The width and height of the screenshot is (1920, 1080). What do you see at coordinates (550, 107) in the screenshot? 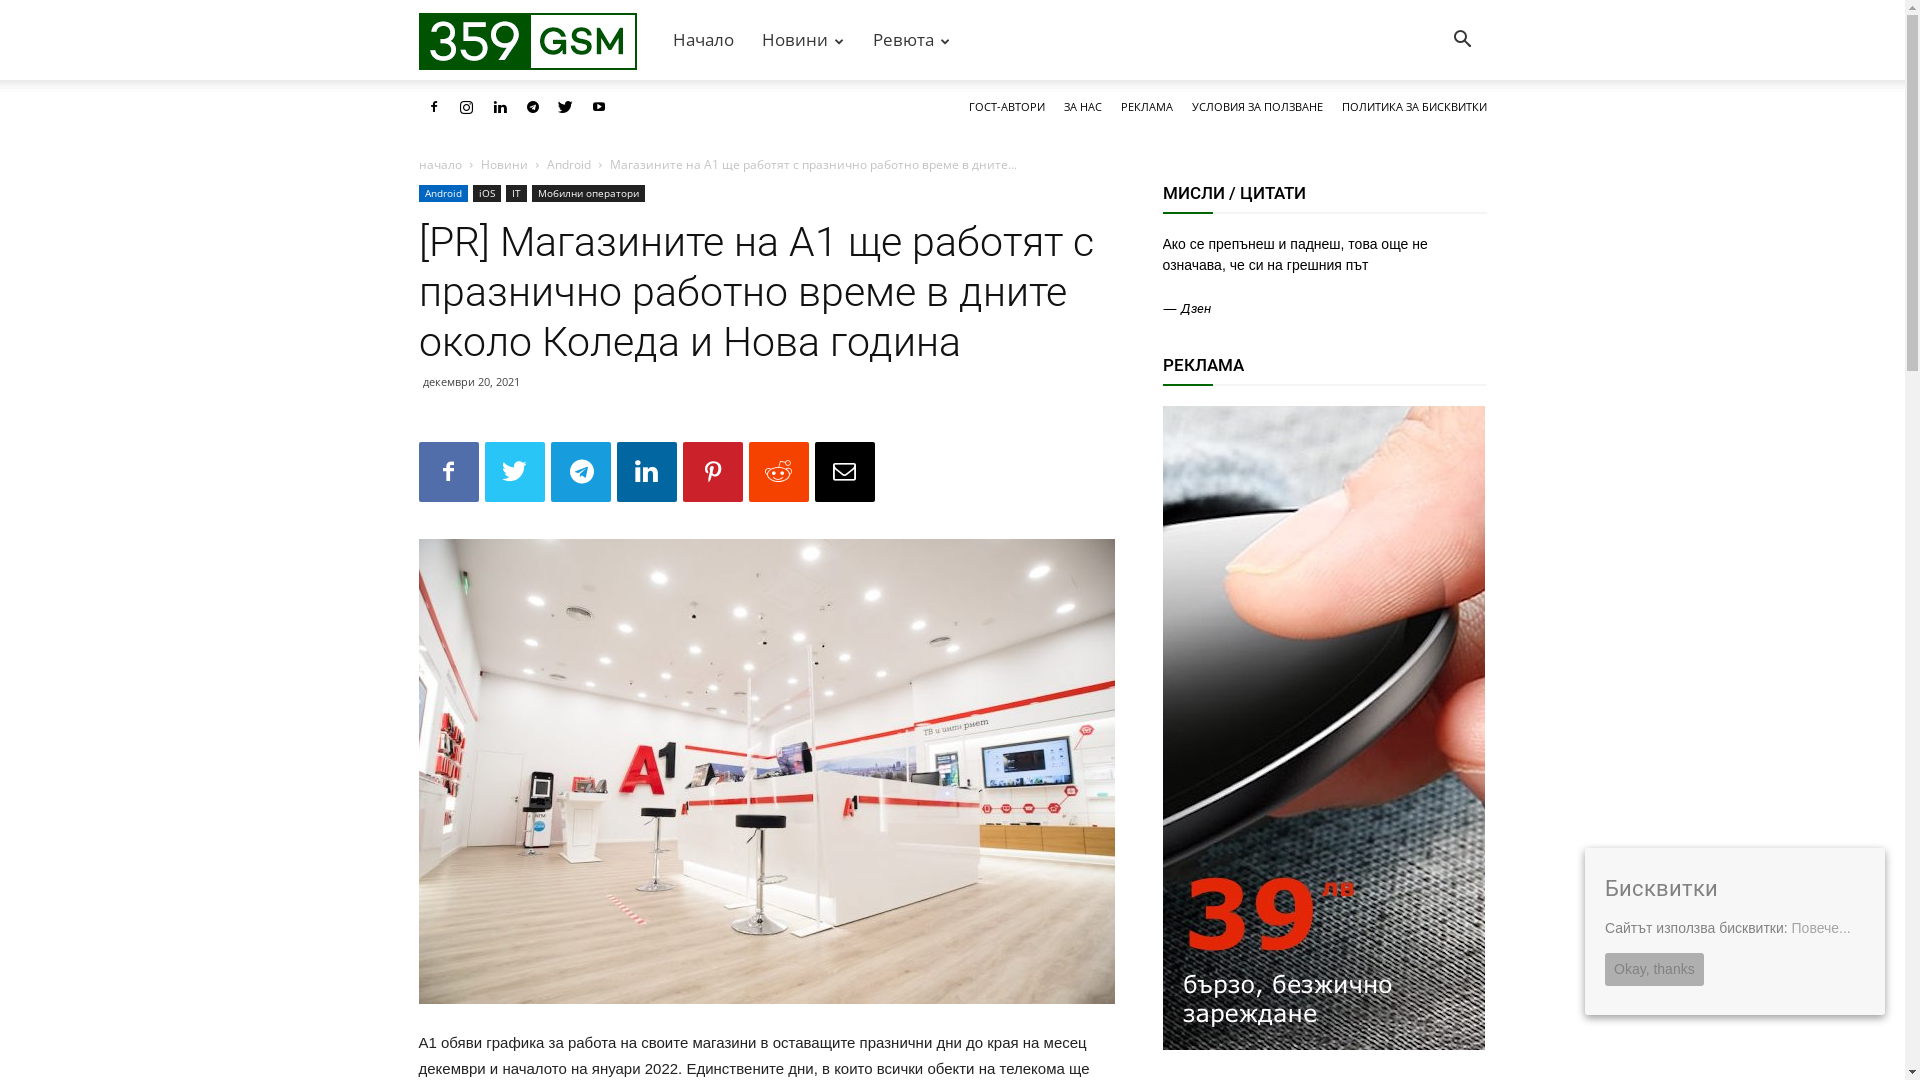
I see `'Twitter'` at bounding box center [550, 107].